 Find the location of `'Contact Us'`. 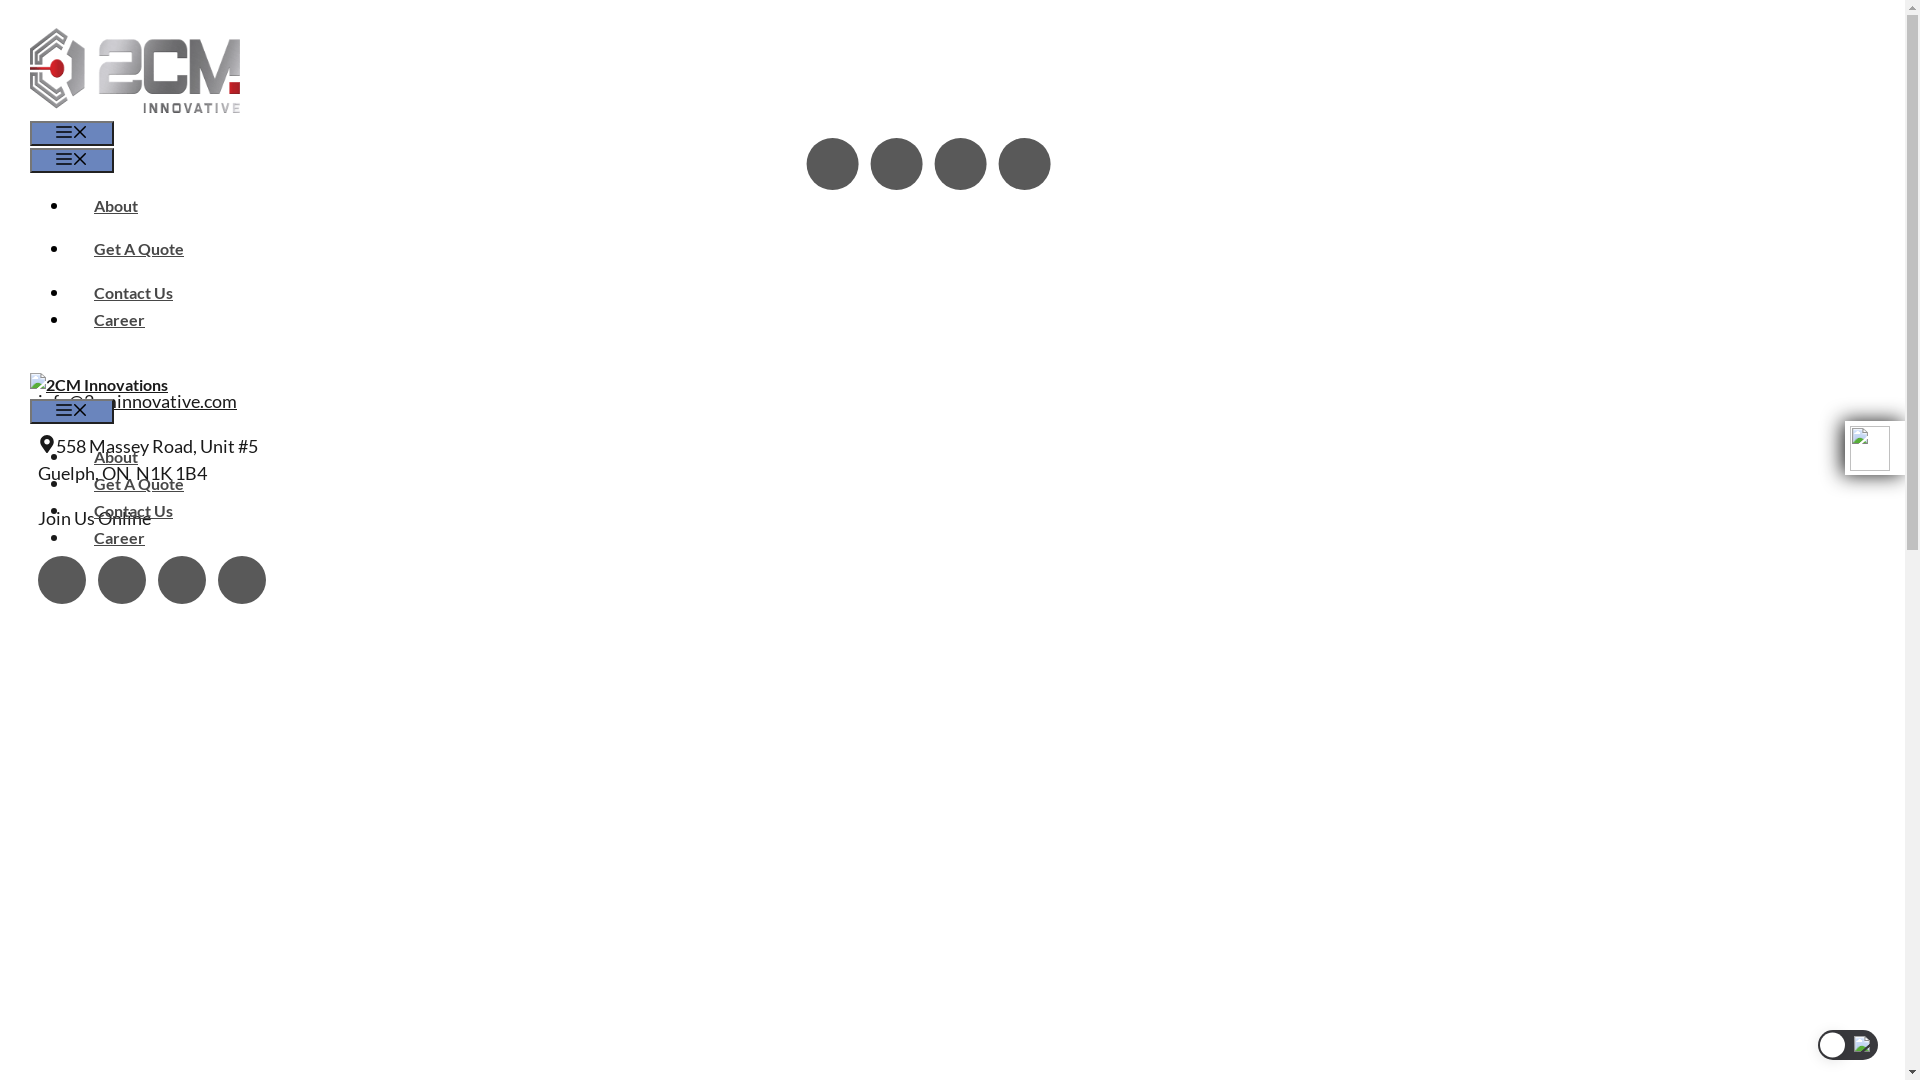

'Contact Us' is located at coordinates (132, 509).